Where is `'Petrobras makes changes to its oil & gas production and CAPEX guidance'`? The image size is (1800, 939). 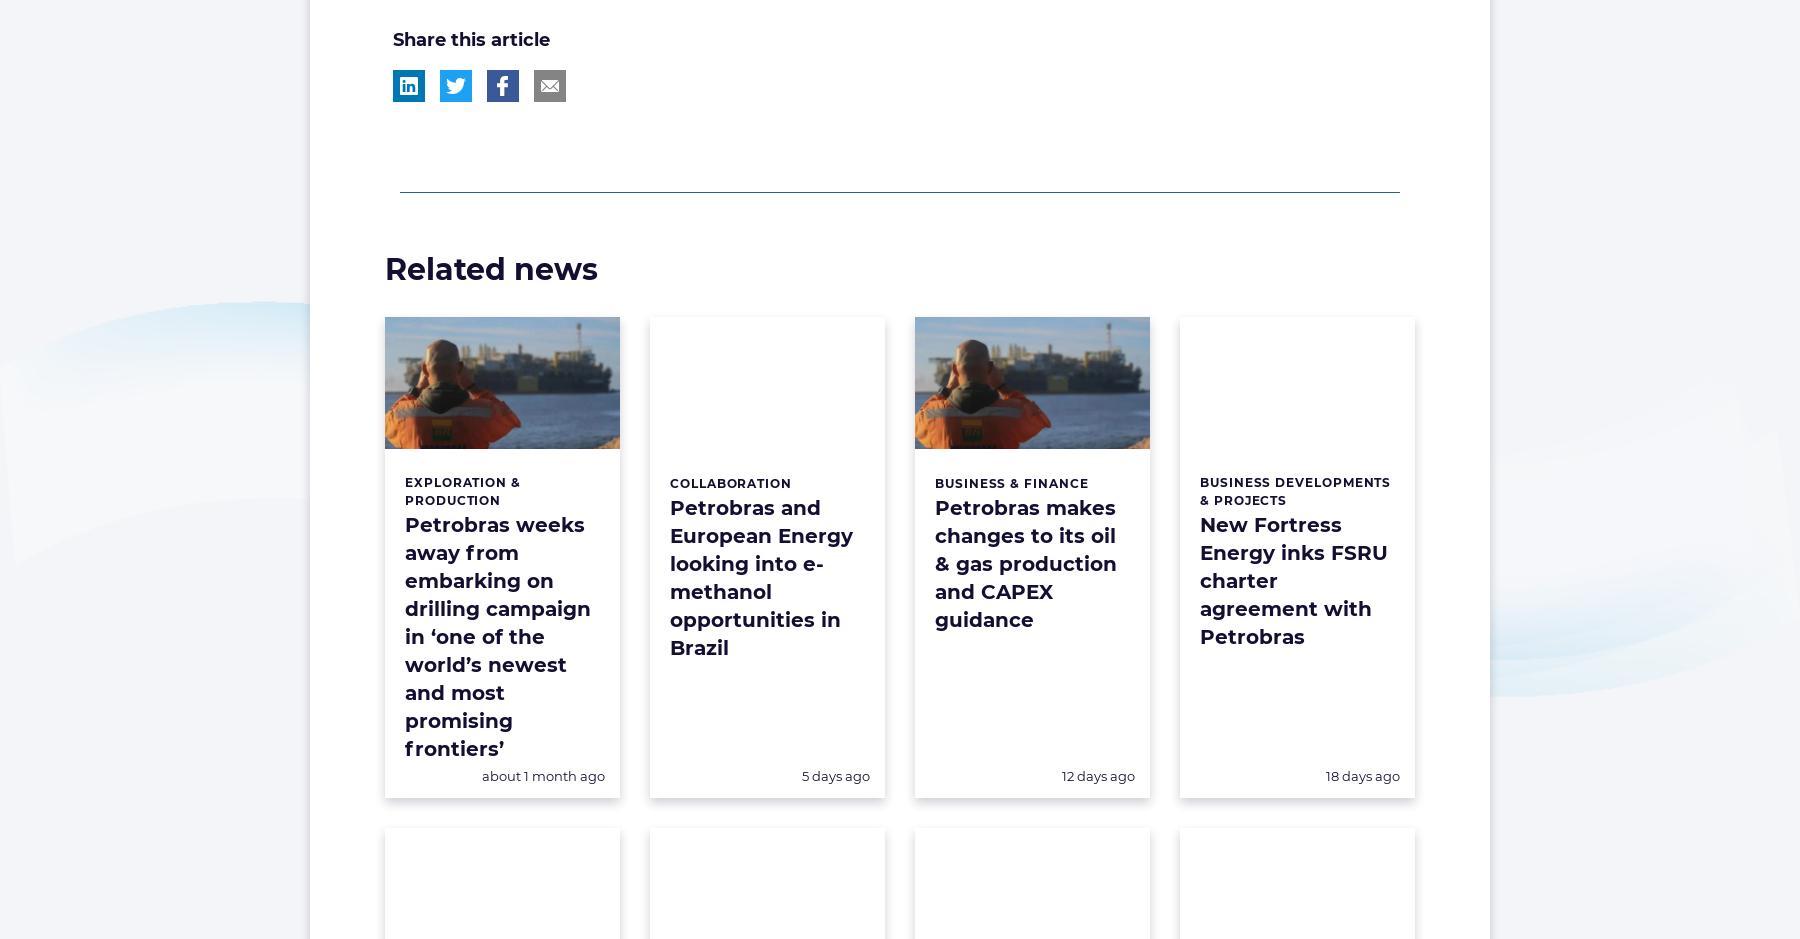
'Petrobras makes changes to its oil & gas production and CAPEX guidance' is located at coordinates (1026, 562).